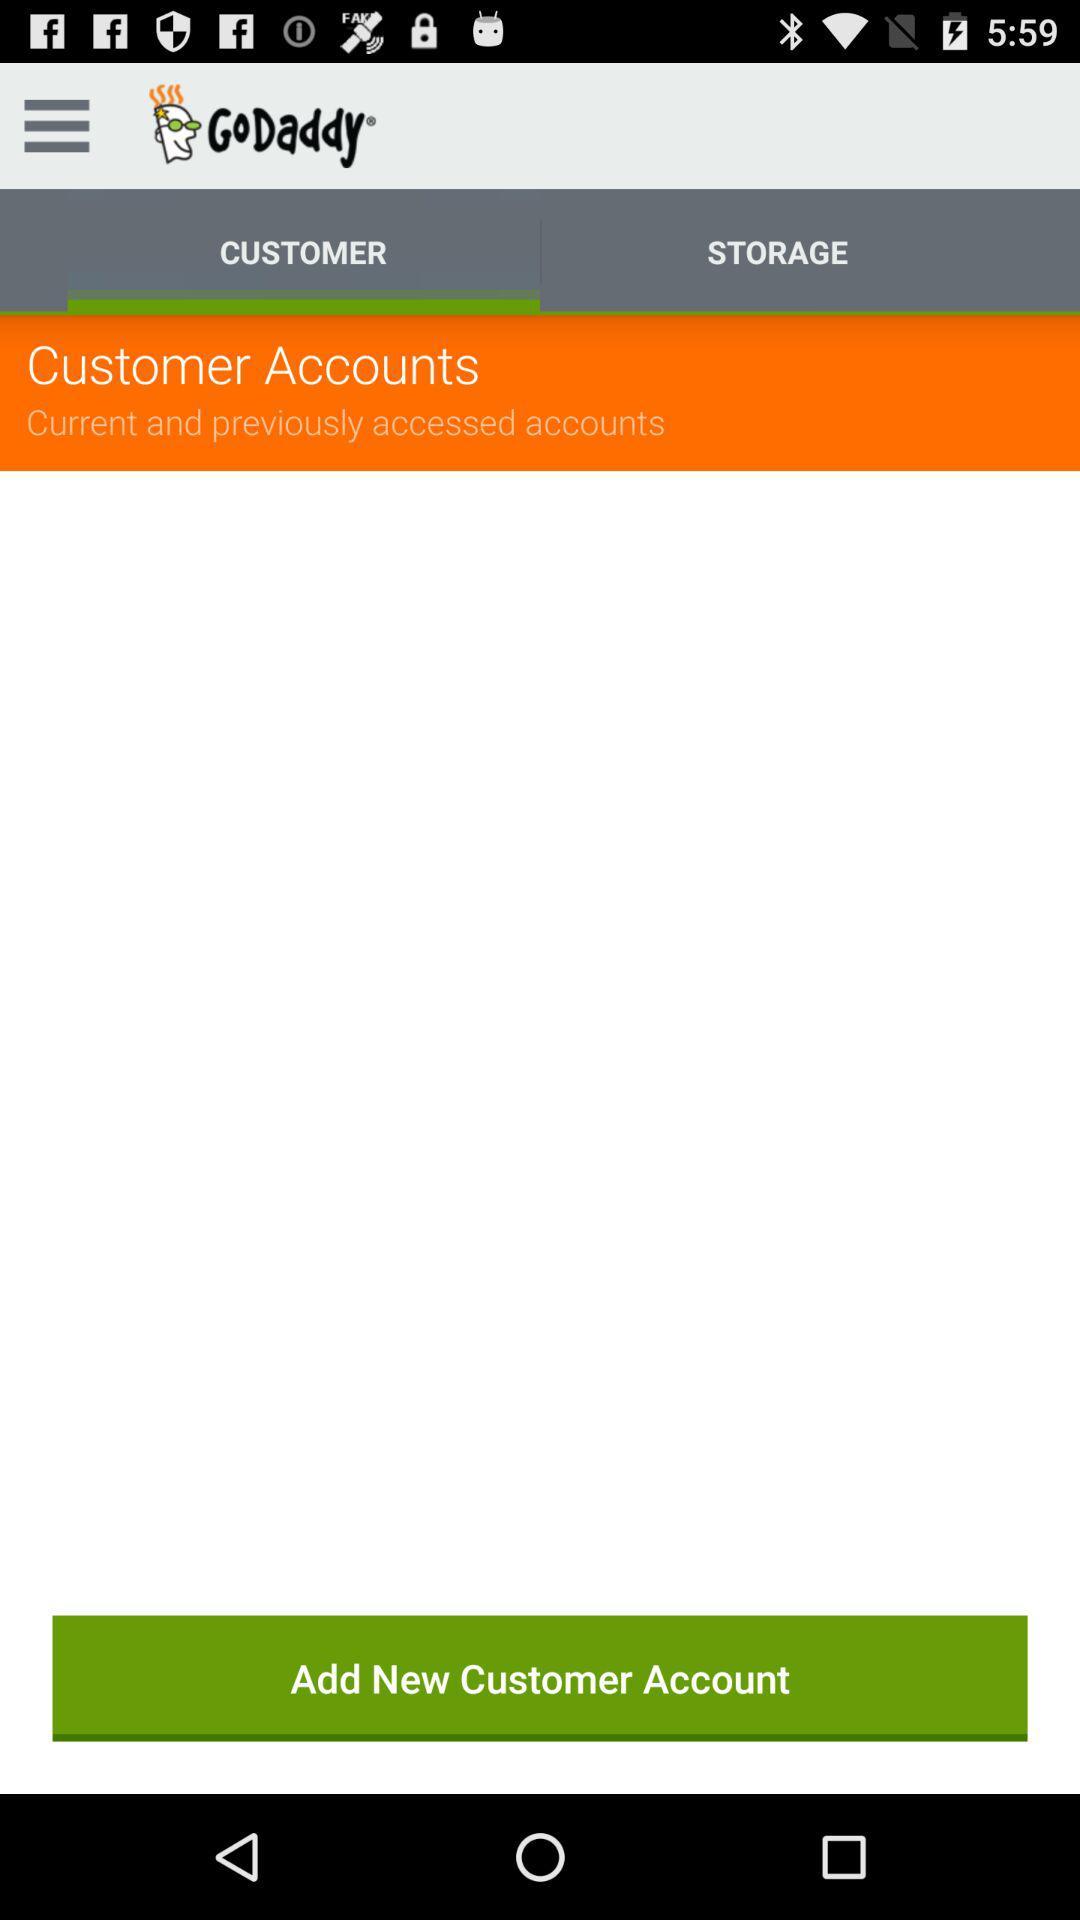  What do you see at coordinates (540, 1678) in the screenshot?
I see `the button at the bottom` at bounding box center [540, 1678].